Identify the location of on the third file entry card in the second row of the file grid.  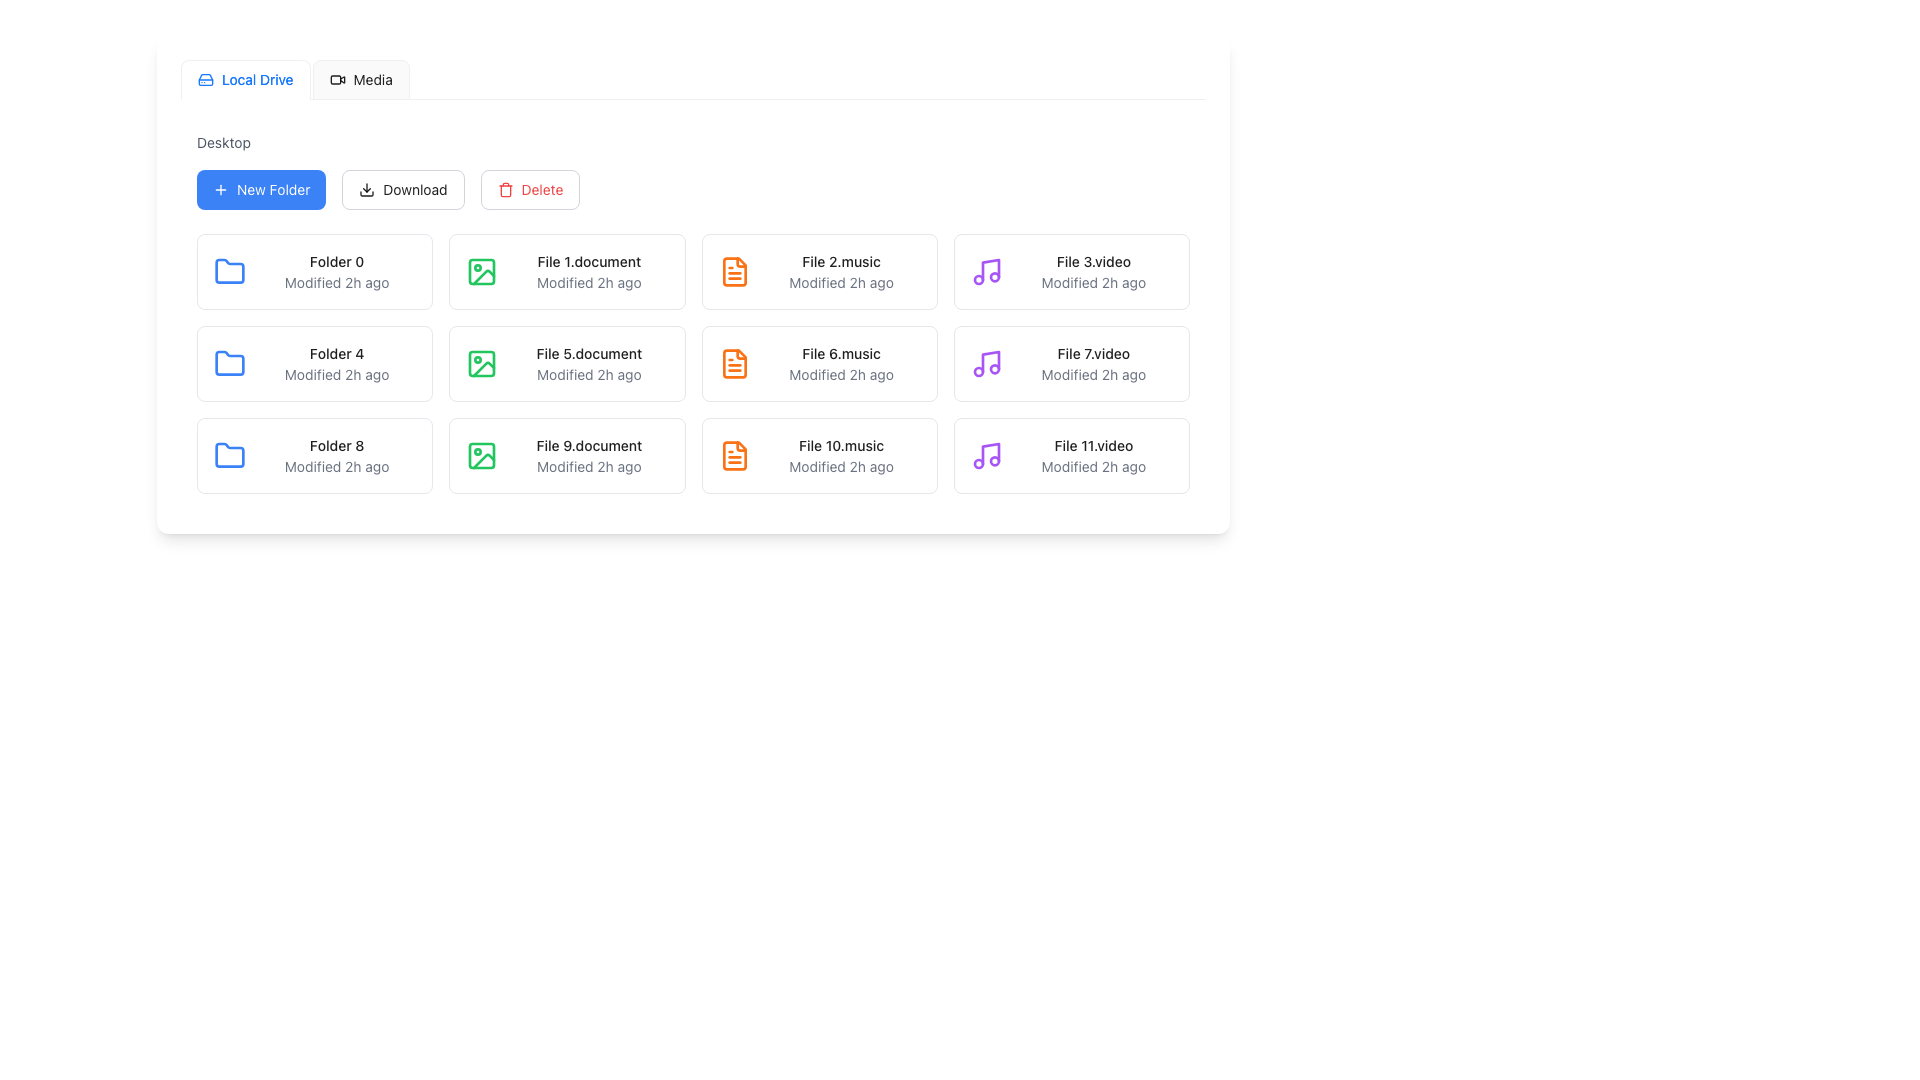
(588, 363).